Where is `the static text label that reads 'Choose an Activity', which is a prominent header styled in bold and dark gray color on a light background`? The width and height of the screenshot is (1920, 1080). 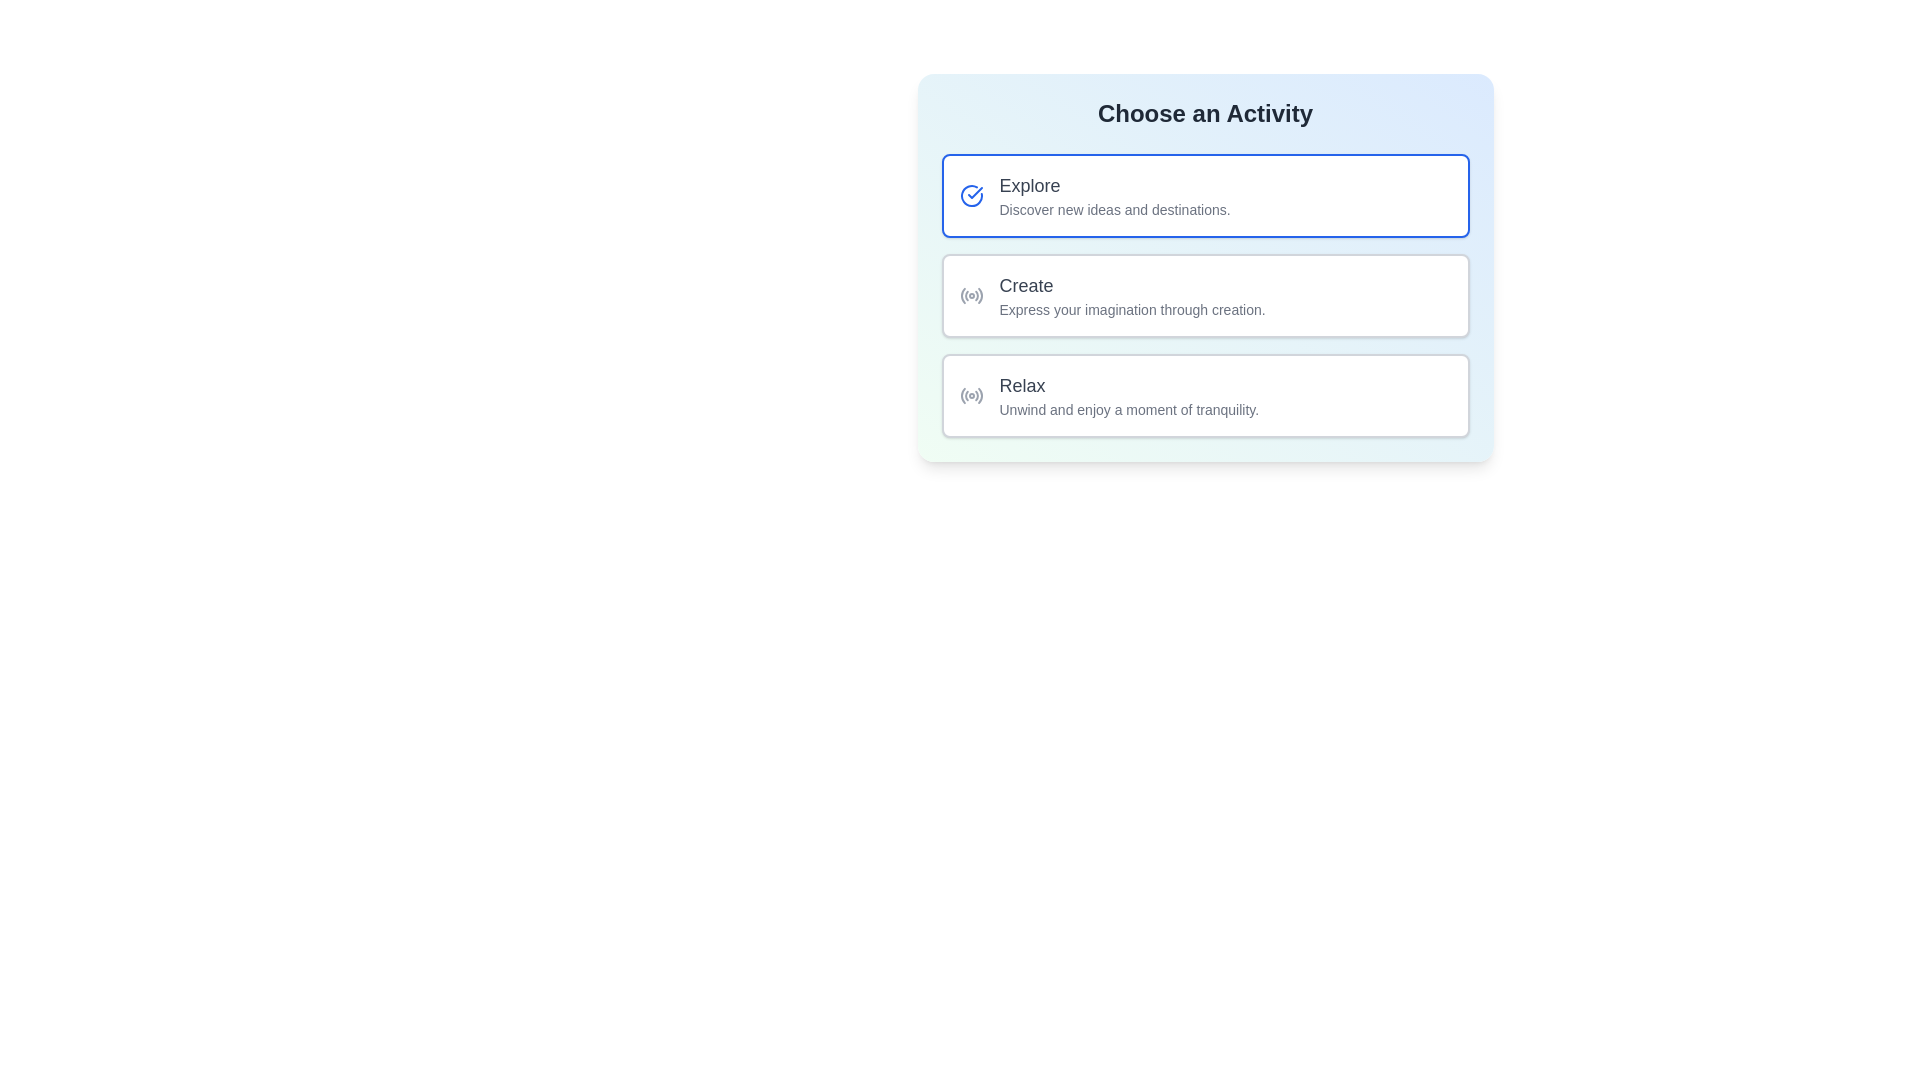
the static text label that reads 'Choose an Activity', which is a prominent header styled in bold and dark gray color on a light background is located at coordinates (1204, 114).